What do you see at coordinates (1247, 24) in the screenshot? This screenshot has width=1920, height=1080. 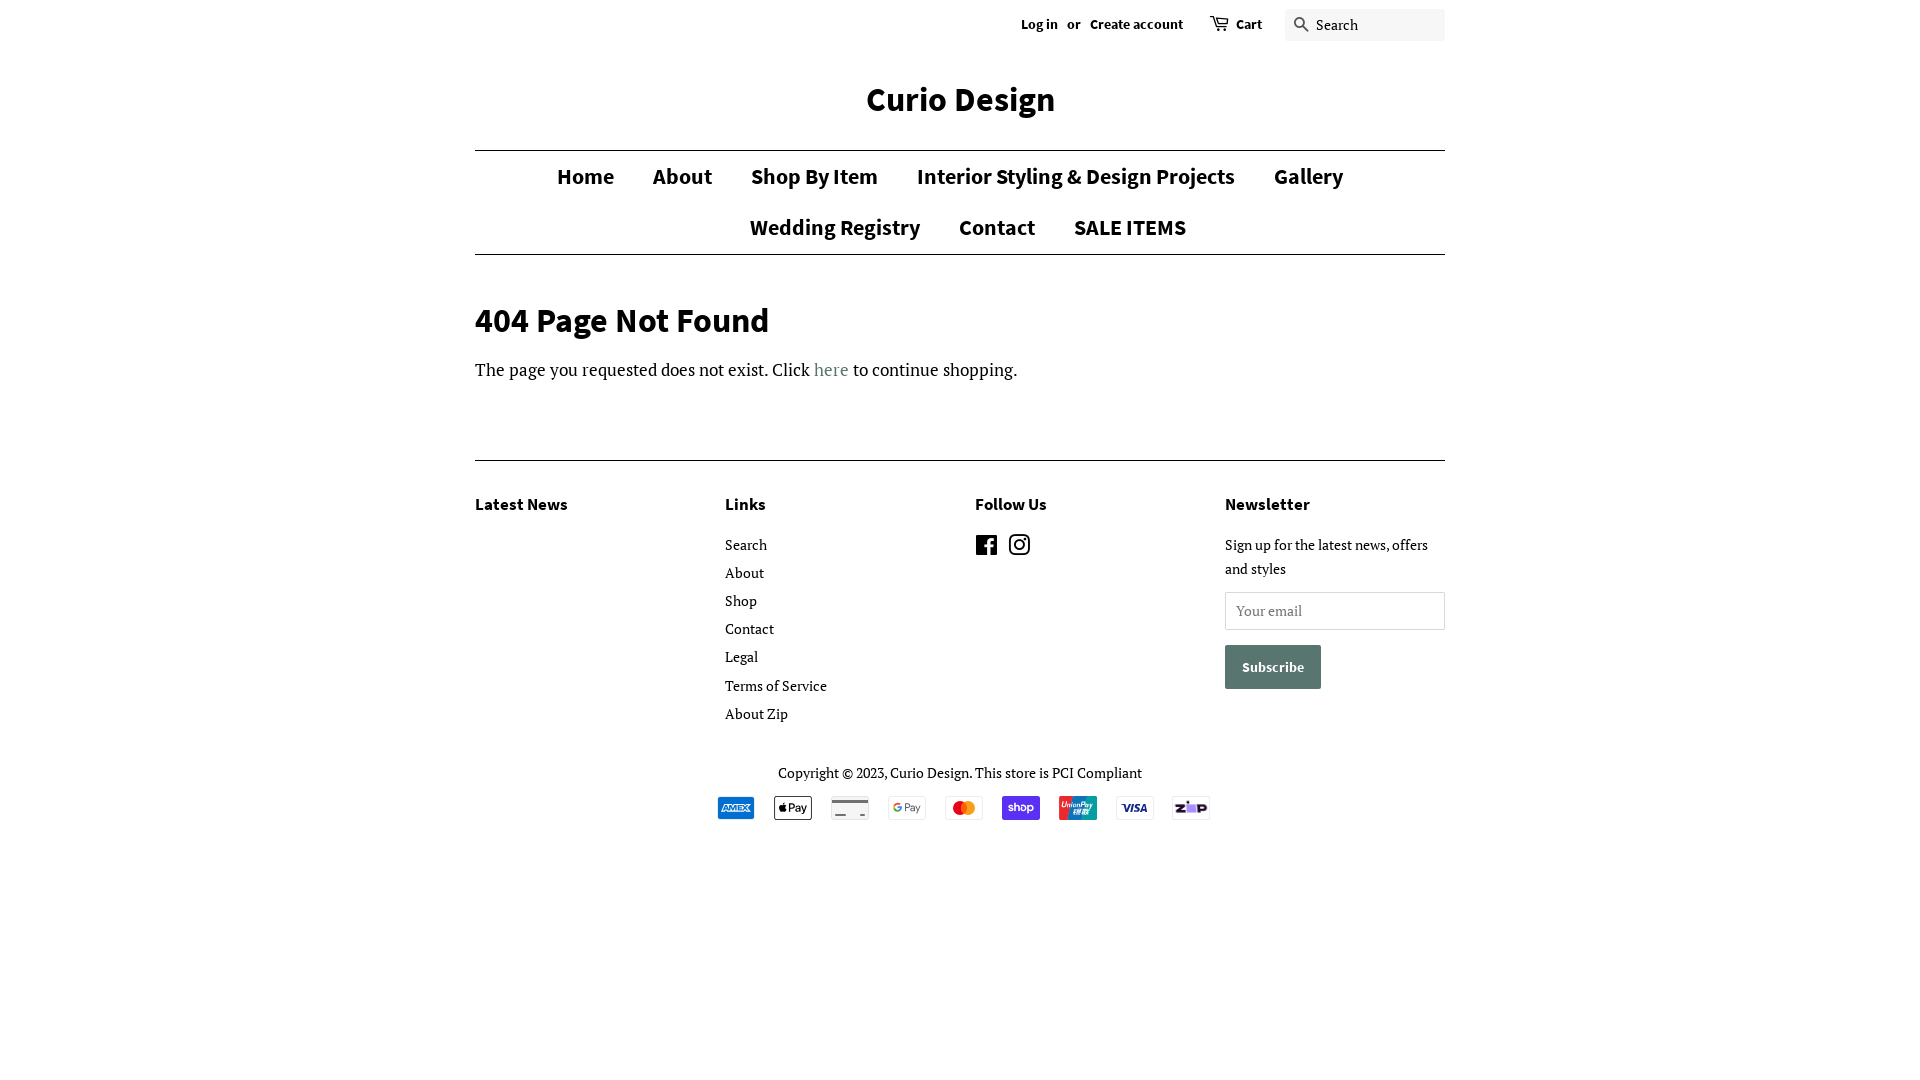 I see `'Cart'` at bounding box center [1247, 24].